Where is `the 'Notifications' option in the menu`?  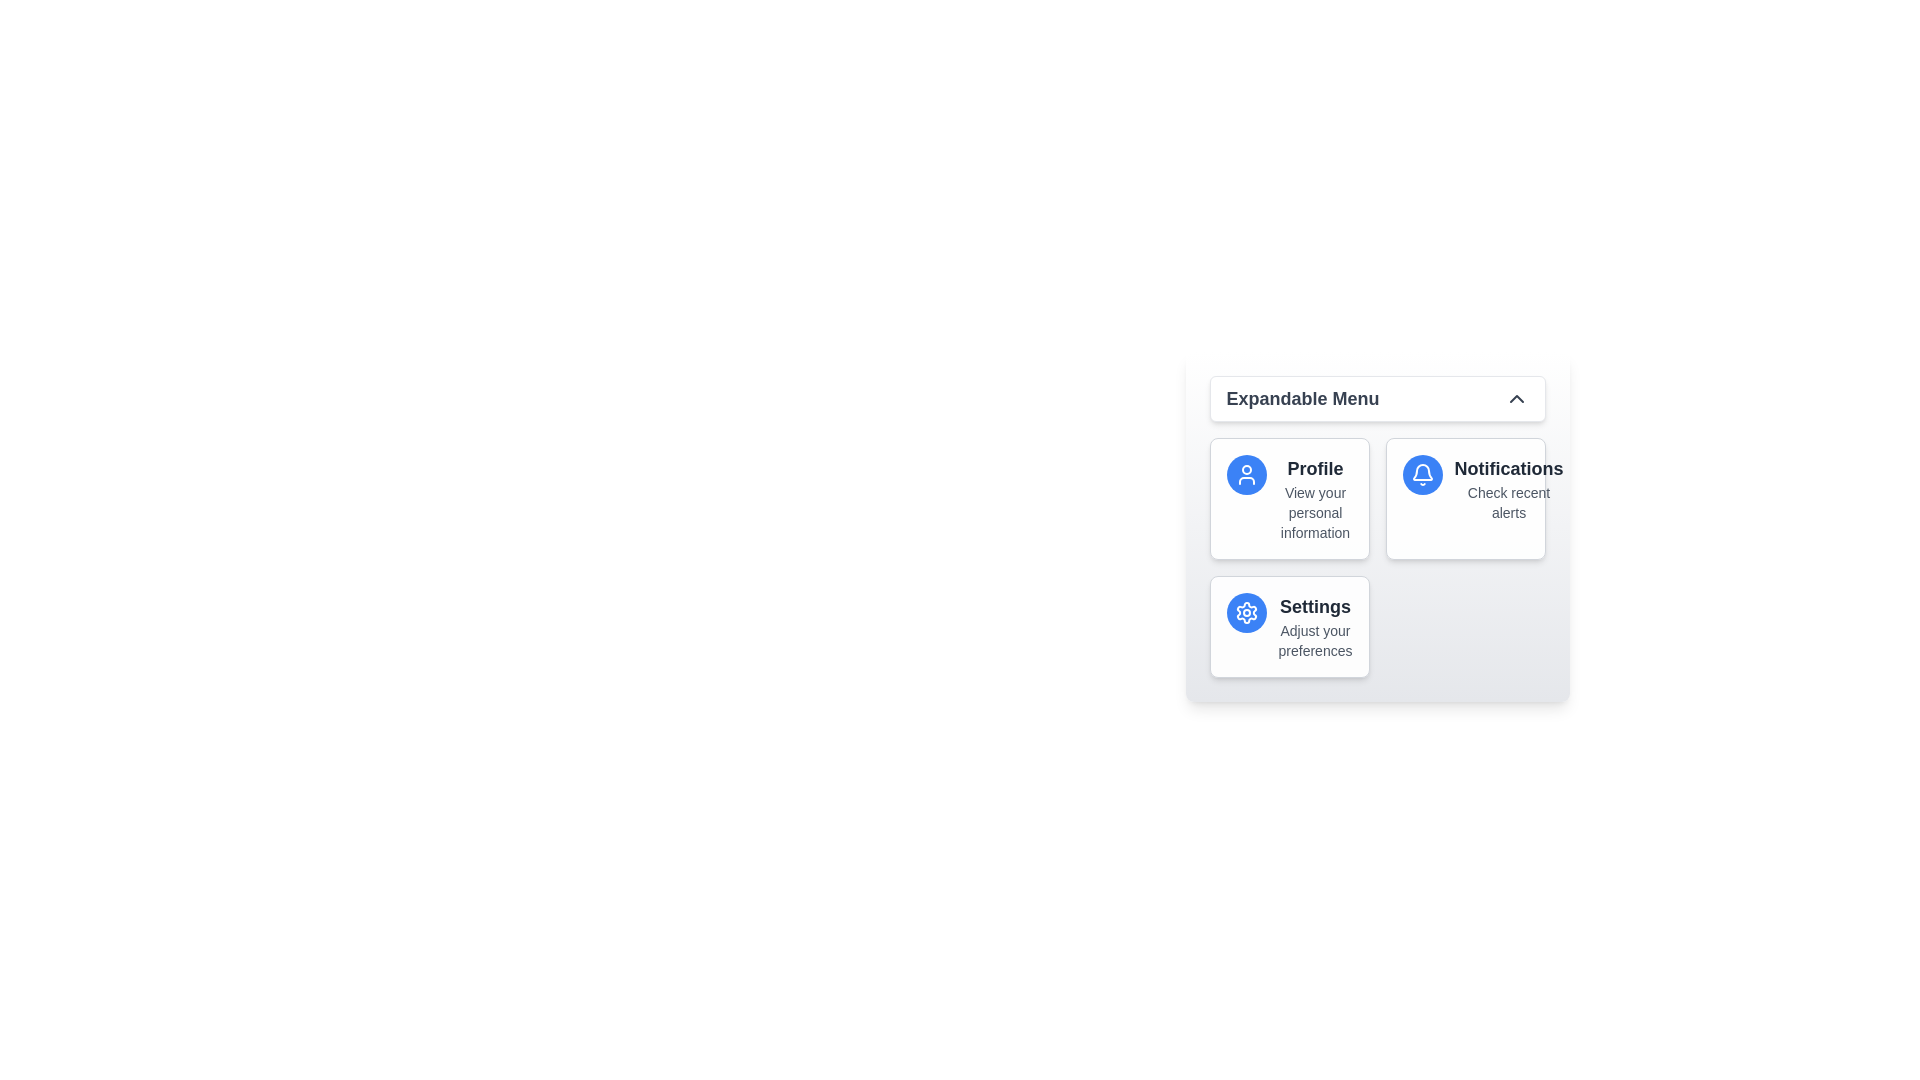
the 'Notifications' option in the menu is located at coordinates (1508, 469).